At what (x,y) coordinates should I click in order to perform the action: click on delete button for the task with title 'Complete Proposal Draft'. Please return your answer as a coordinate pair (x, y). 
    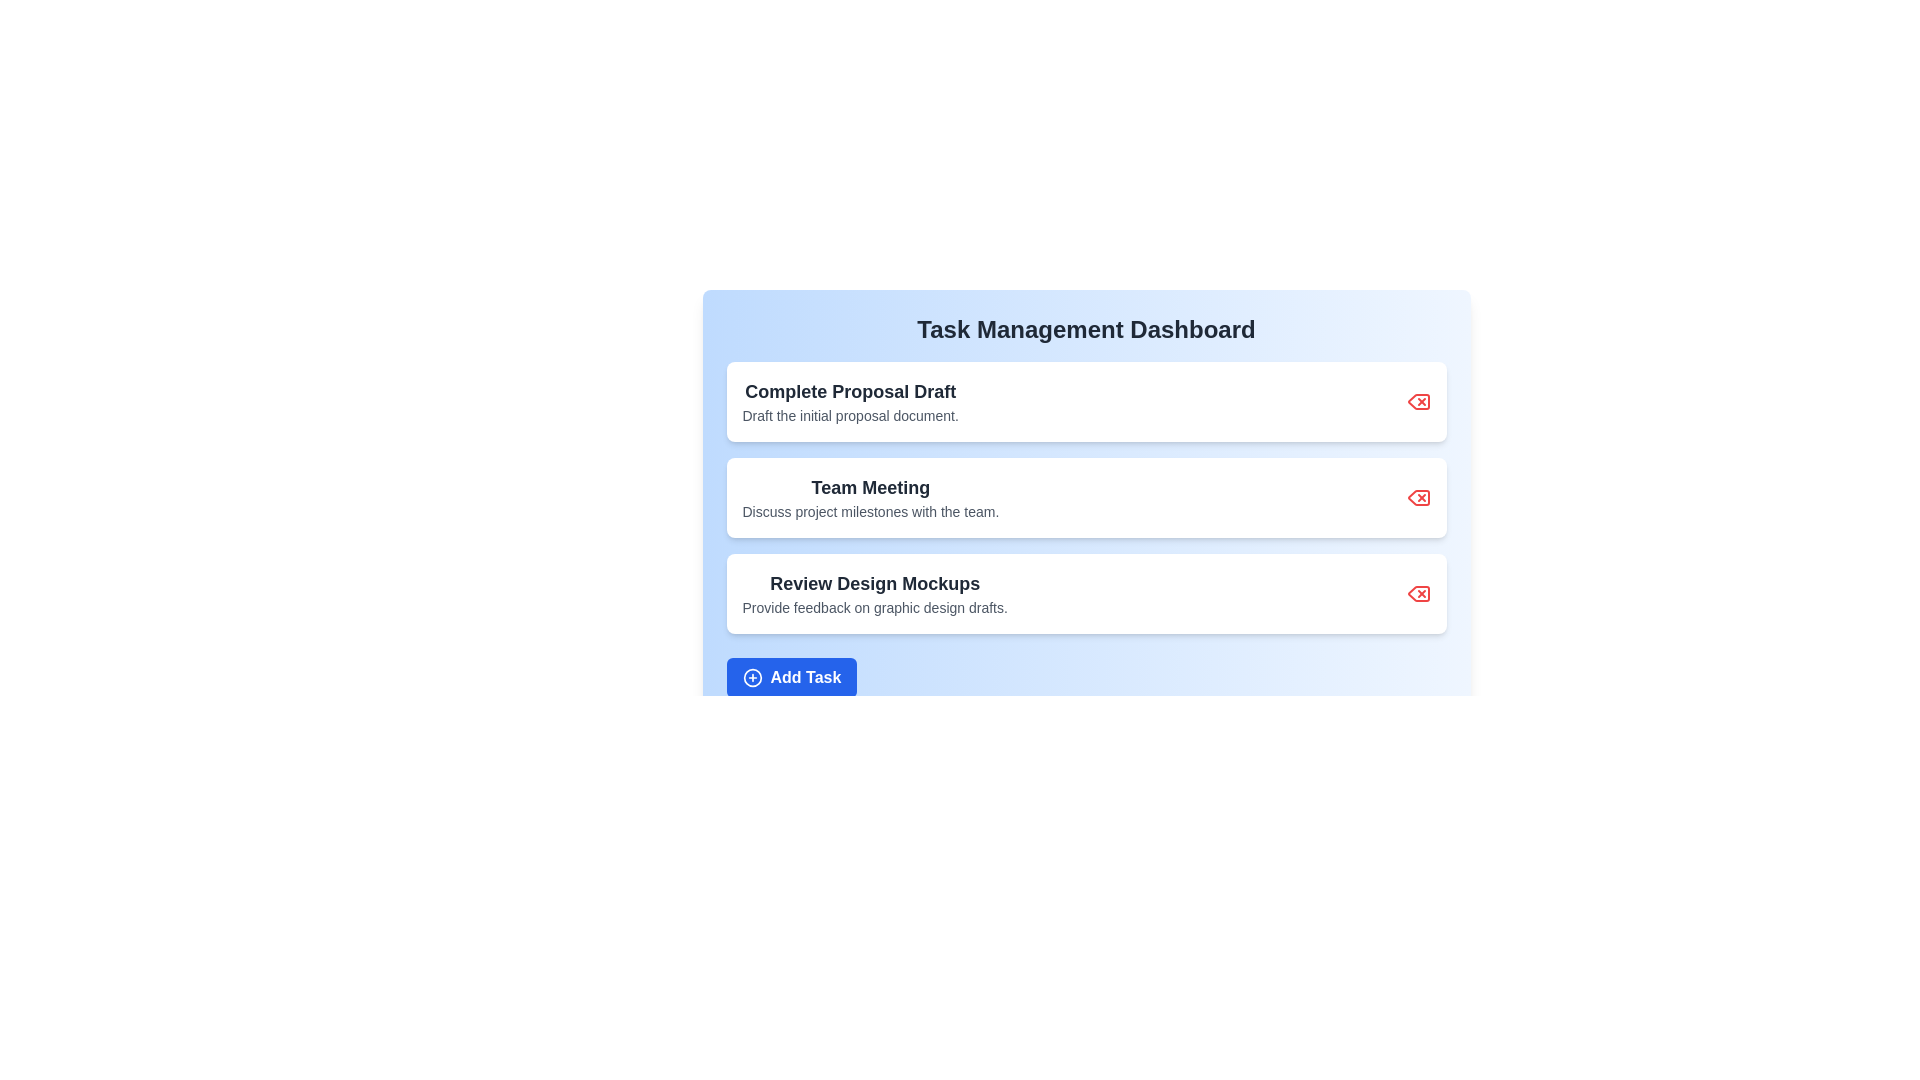
    Looking at the image, I should click on (1417, 401).